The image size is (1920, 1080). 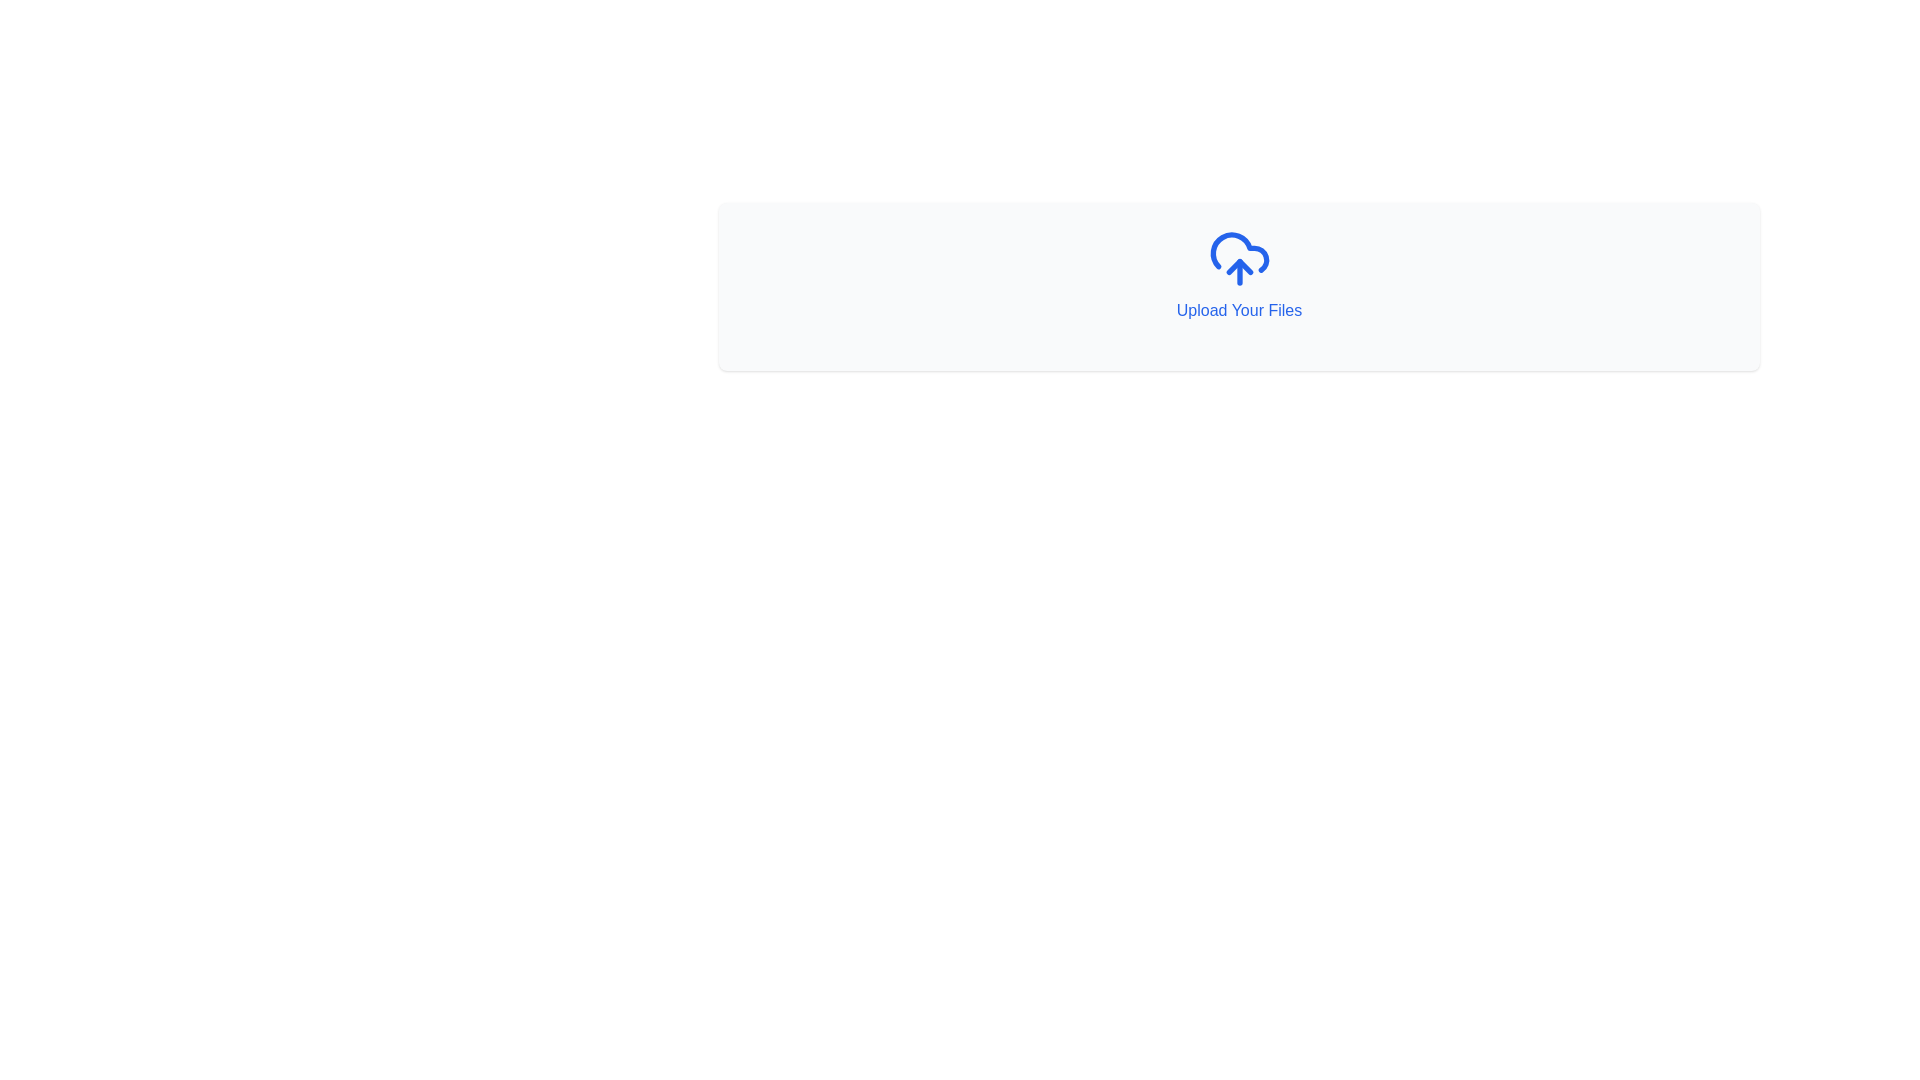 What do you see at coordinates (1238, 257) in the screenshot?
I see `the blue cloud upload icon with an upward arrow, which is visually centered above the text 'Upload Your Files'` at bounding box center [1238, 257].